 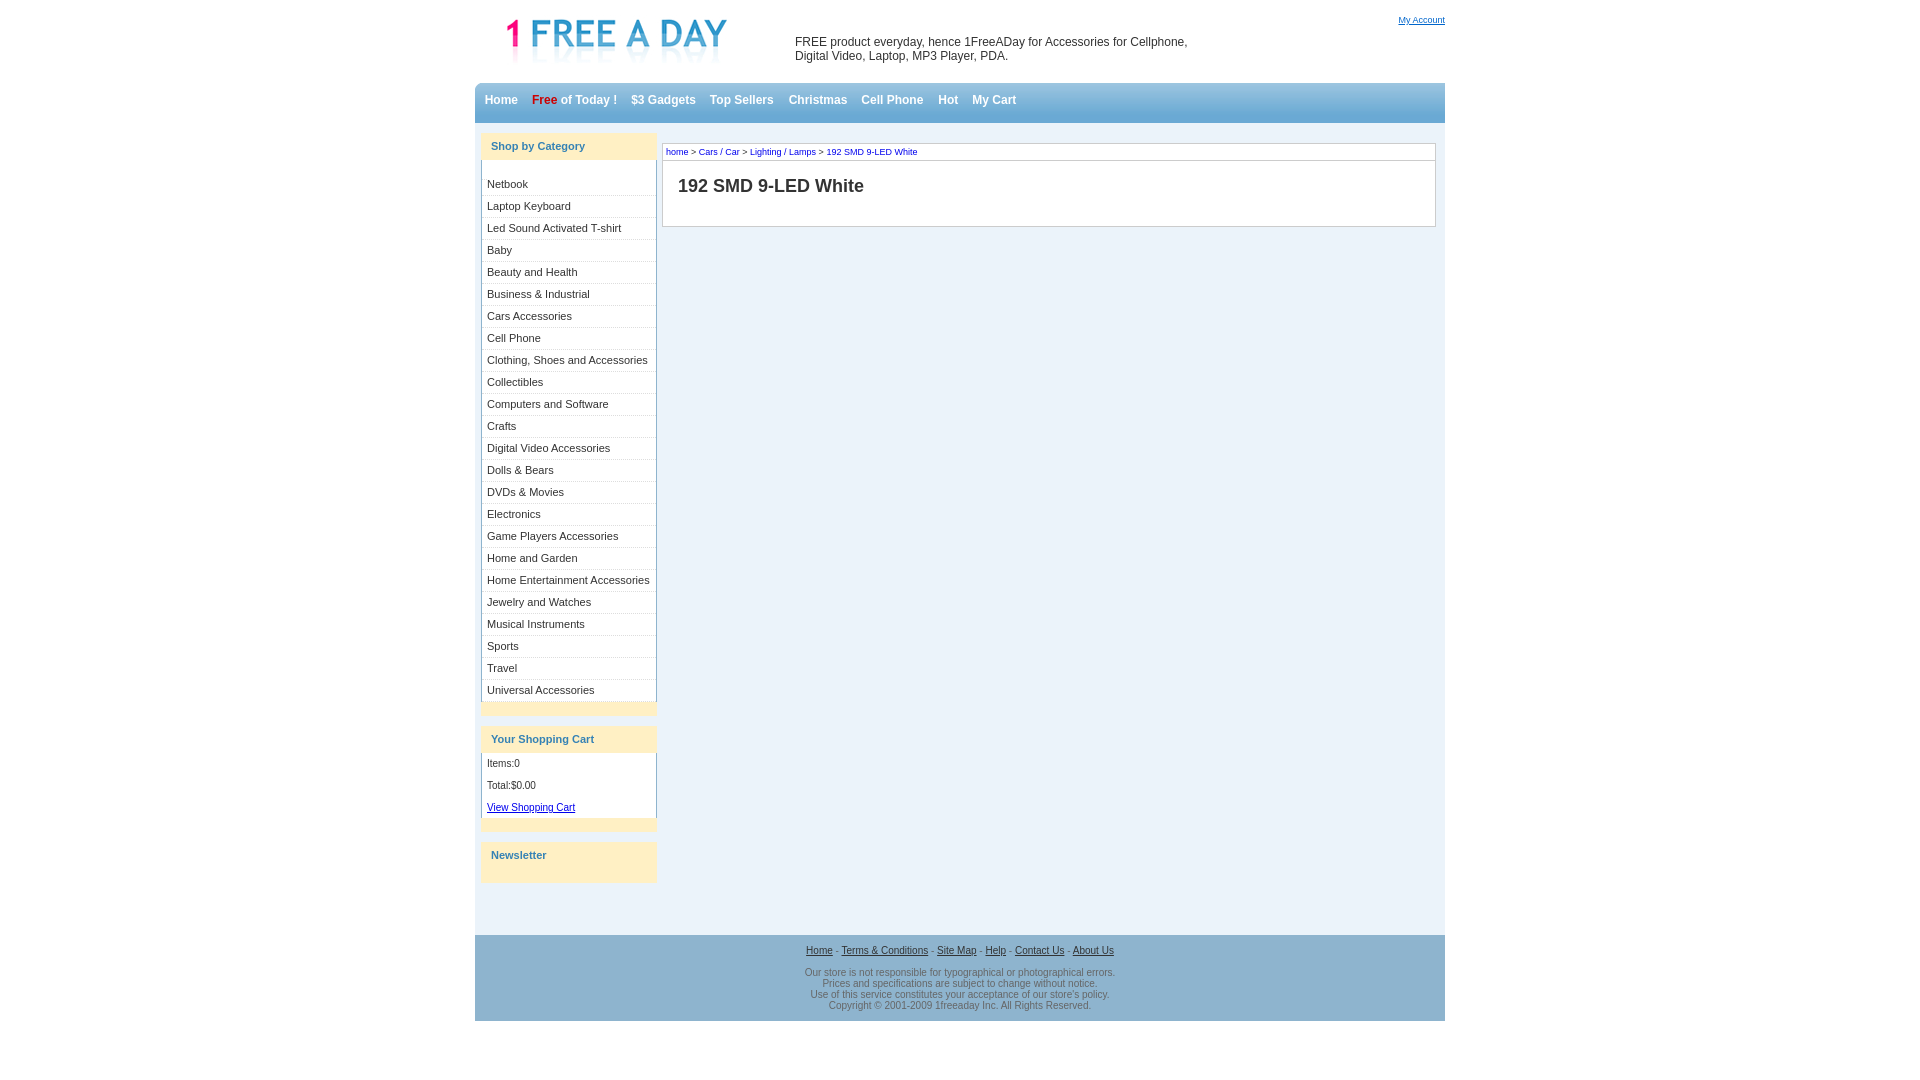 I want to click on 'Dolls & Bears', so click(x=570, y=470).